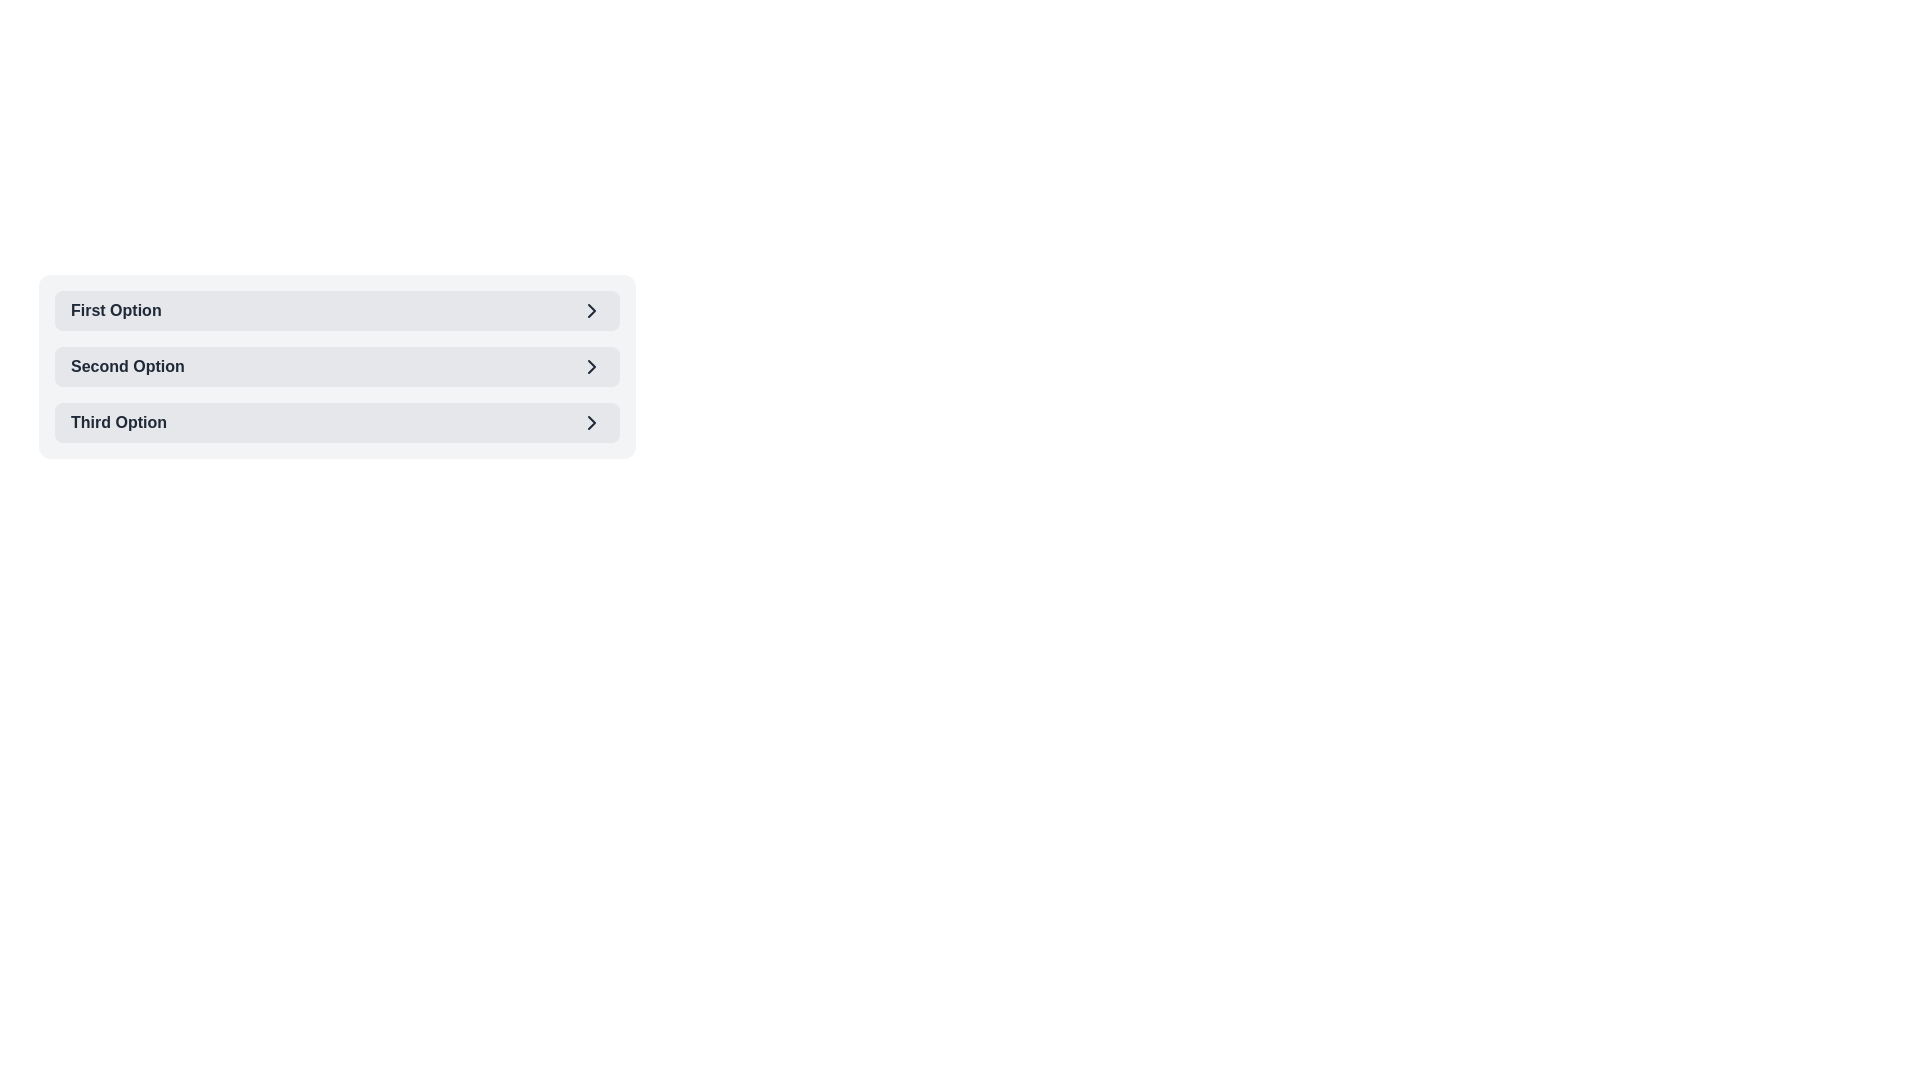 Image resolution: width=1920 pixels, height=1080 pixels. I want to click on the interactive option selector button located at the bottom of a vertically stacked list, which expands further details or triggers an action, so click(337, 422).